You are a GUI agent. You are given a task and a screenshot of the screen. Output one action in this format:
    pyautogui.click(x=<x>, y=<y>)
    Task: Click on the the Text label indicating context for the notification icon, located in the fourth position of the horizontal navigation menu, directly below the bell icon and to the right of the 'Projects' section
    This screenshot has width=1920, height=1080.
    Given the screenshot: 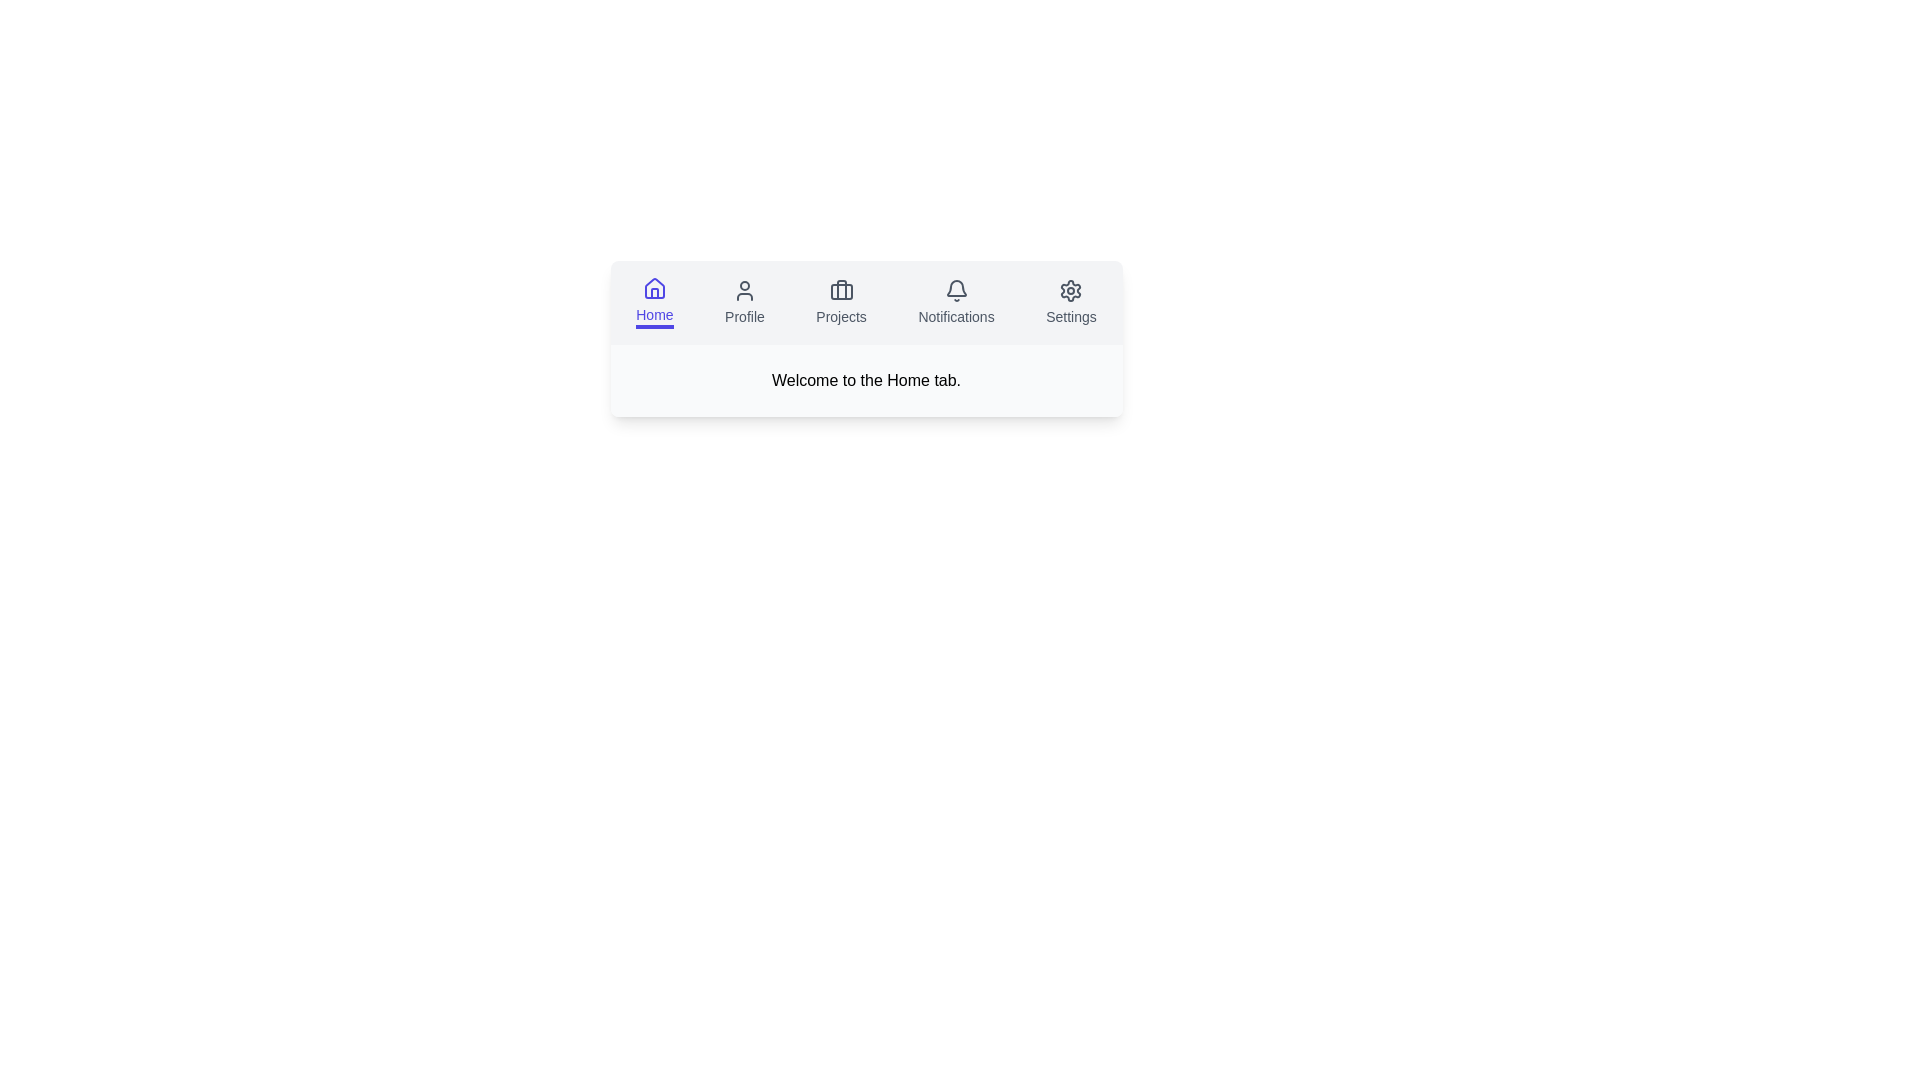 What is the action you would take?
    pyautogui.click(x=955, y=315)
    